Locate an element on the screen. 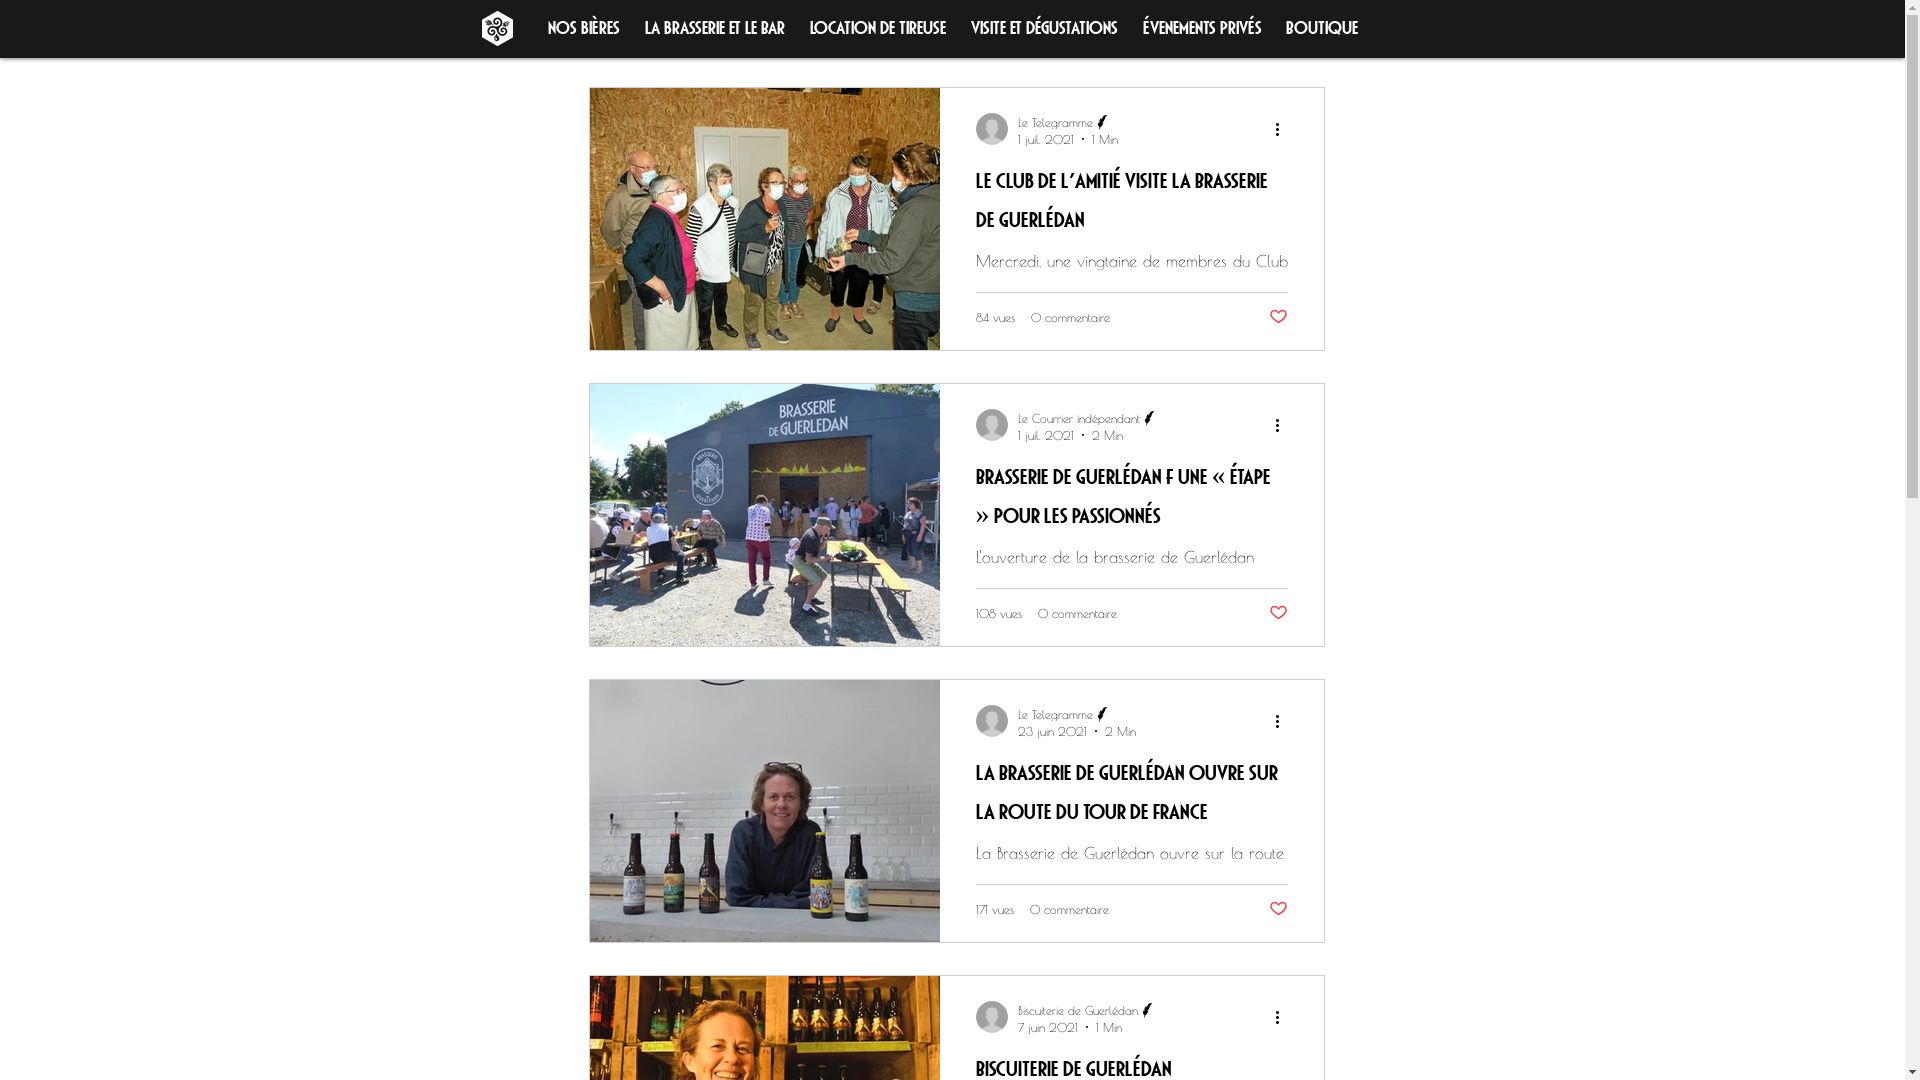  'Tous les posts' is located at coordinates (587, 27).